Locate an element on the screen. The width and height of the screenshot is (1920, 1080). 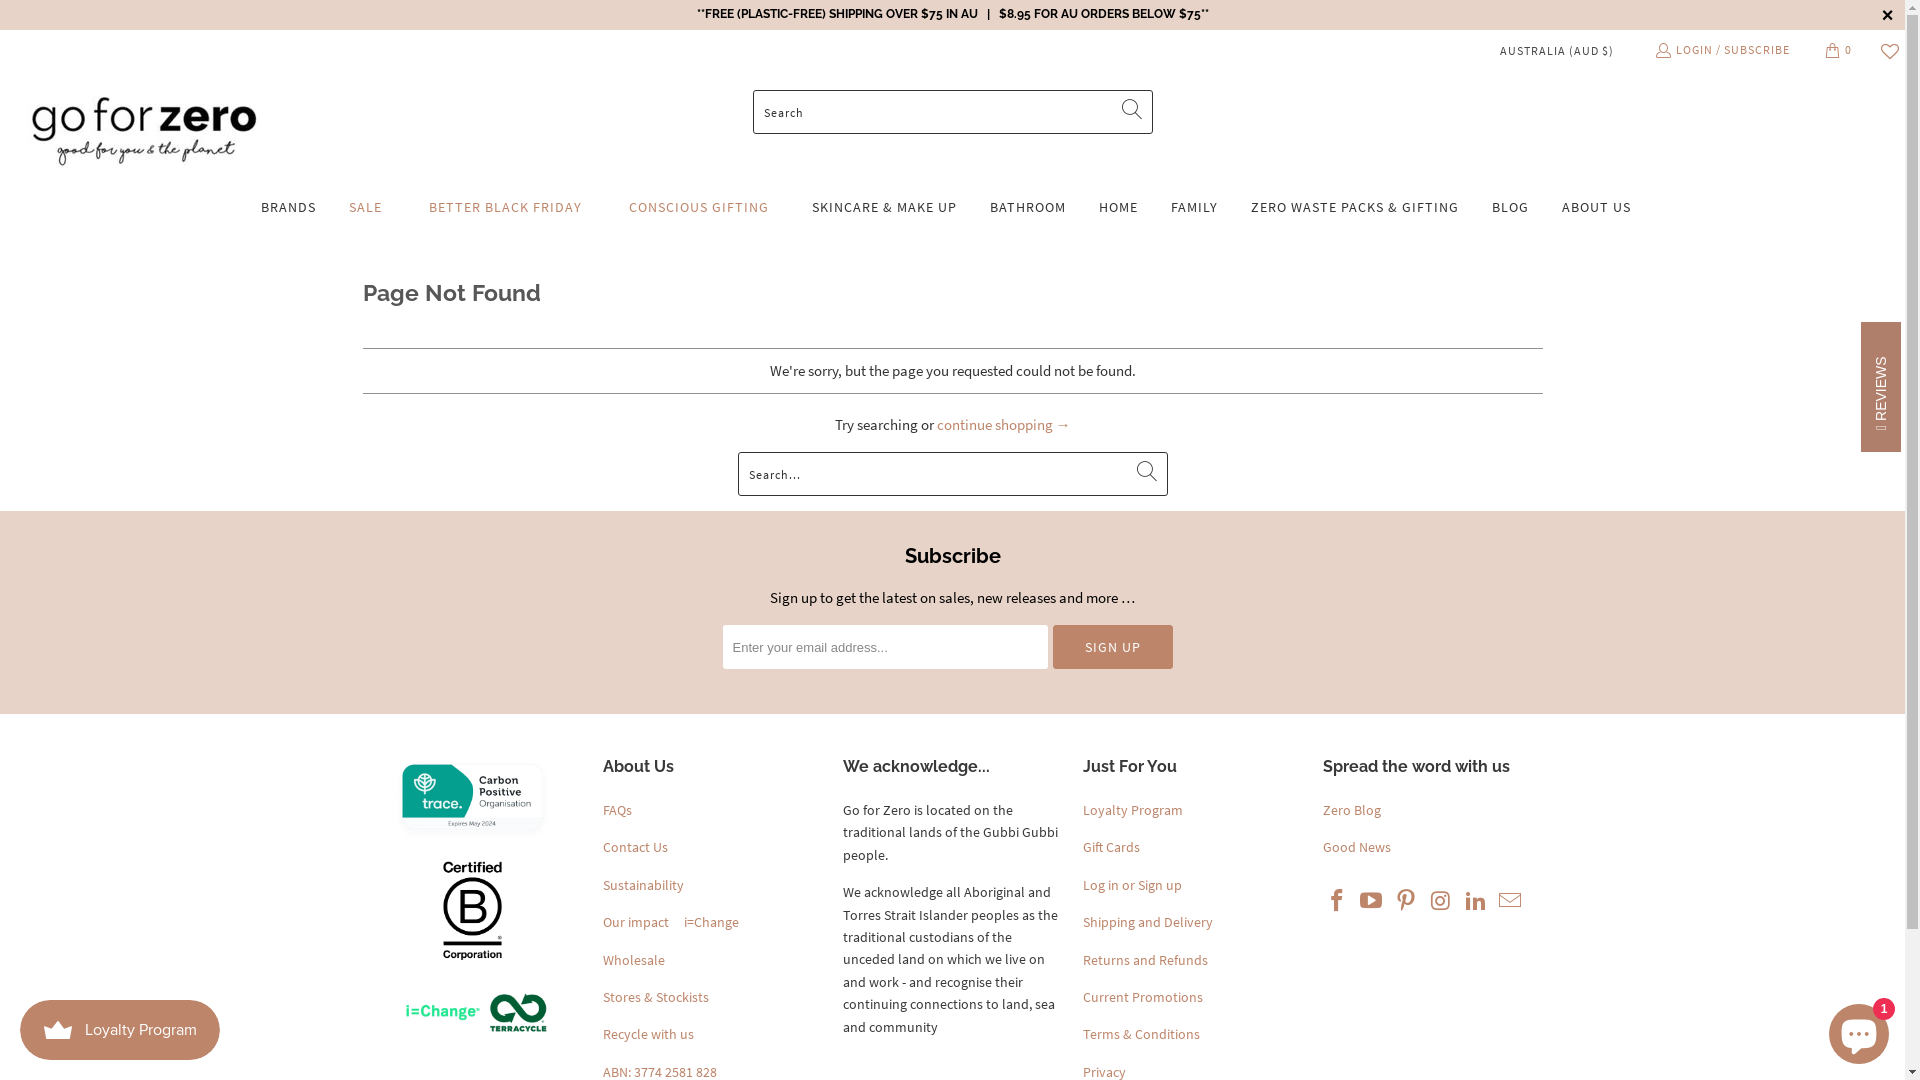
'Go For Zero' is located at coordinates (143, 131).